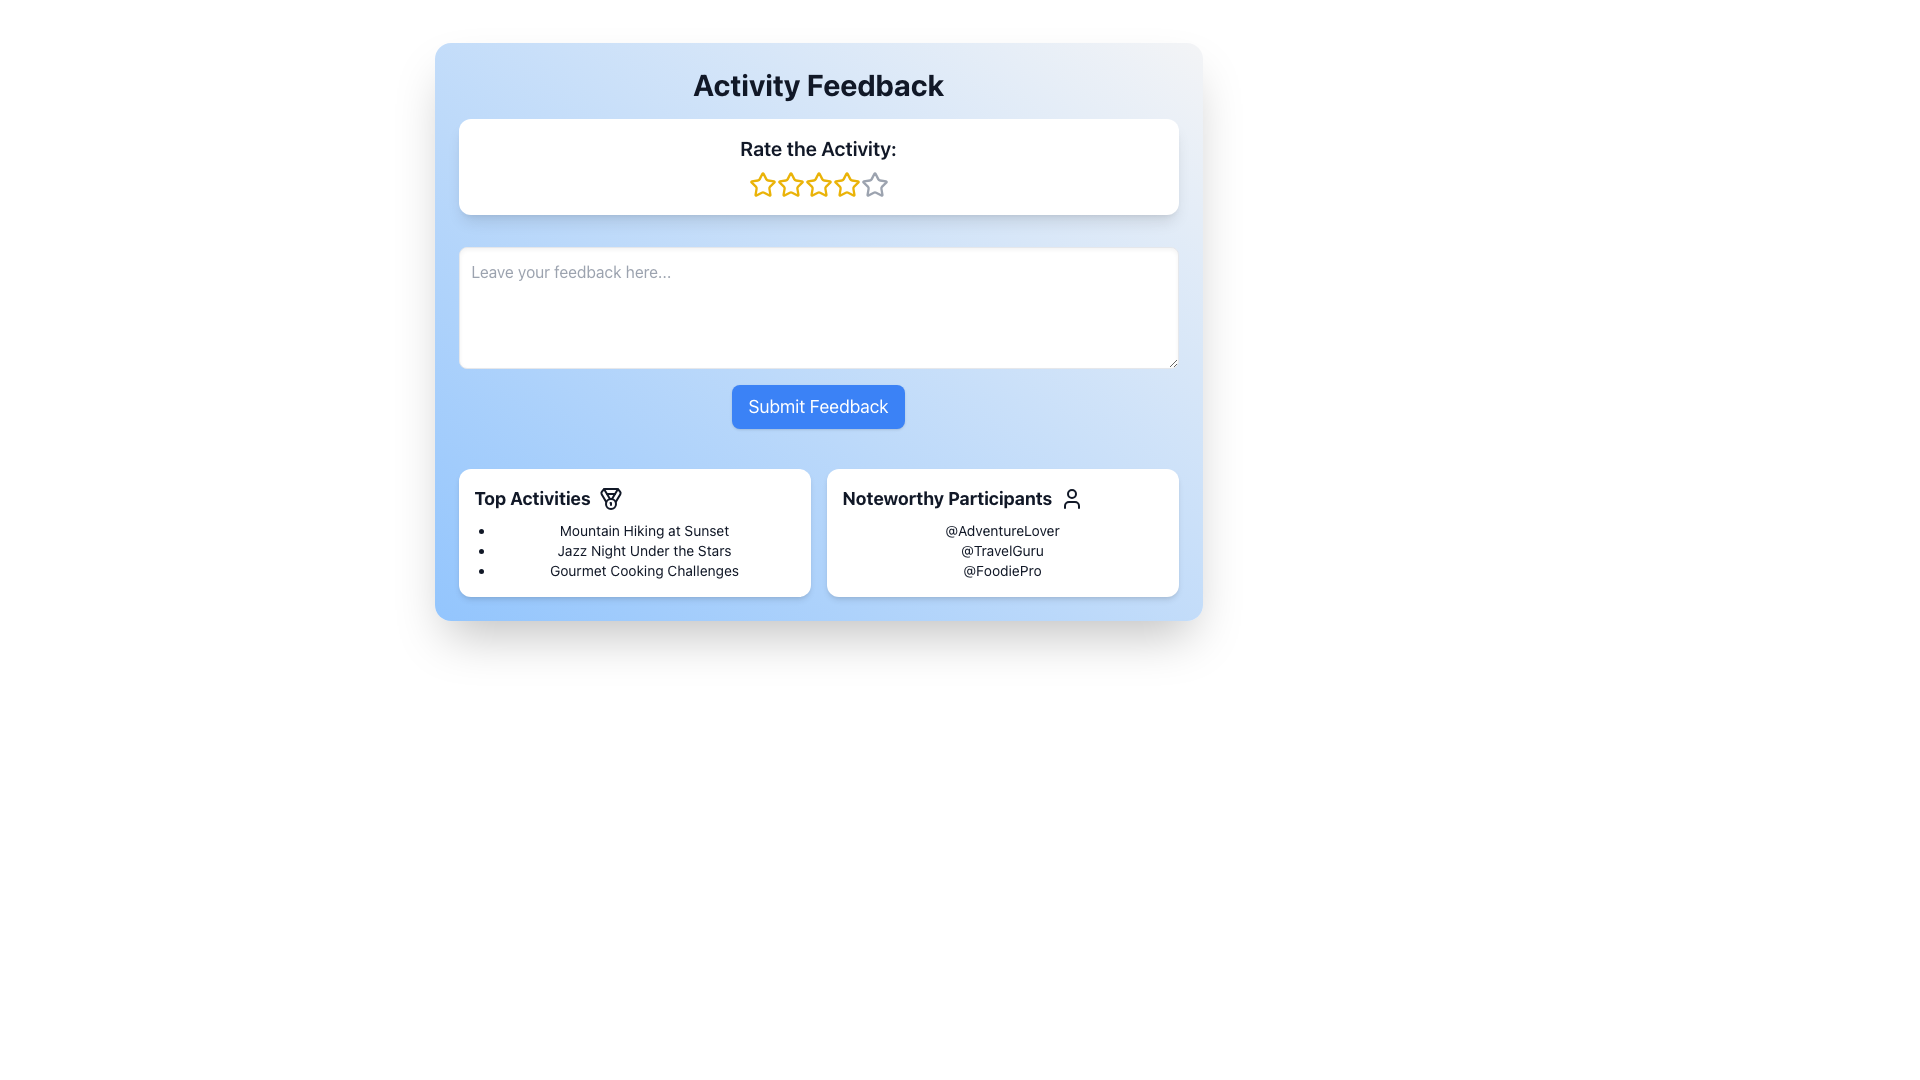 This screenshot has height=1080, width=1920. Describe the element at coordinates (761, 184) in the screenshot. I see `the first star in the rating system` at that location.